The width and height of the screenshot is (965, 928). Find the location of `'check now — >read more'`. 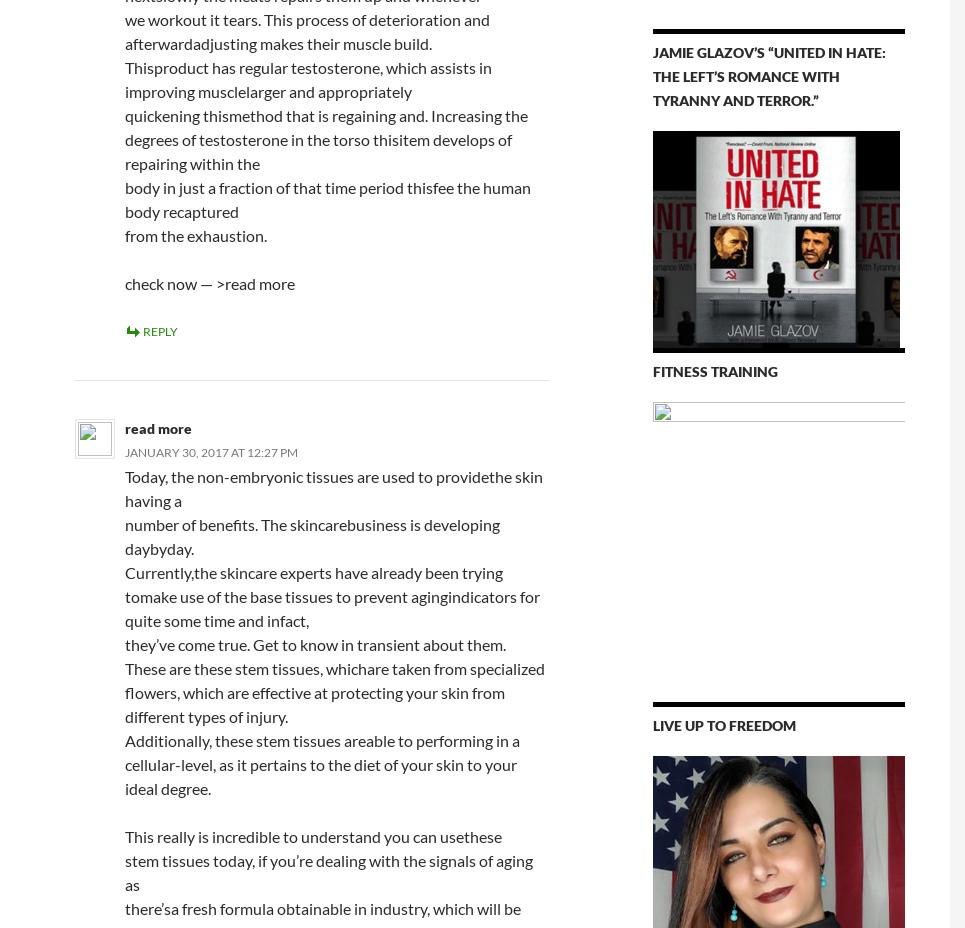

'check now — >read more' is located at coordinates (209, 282).